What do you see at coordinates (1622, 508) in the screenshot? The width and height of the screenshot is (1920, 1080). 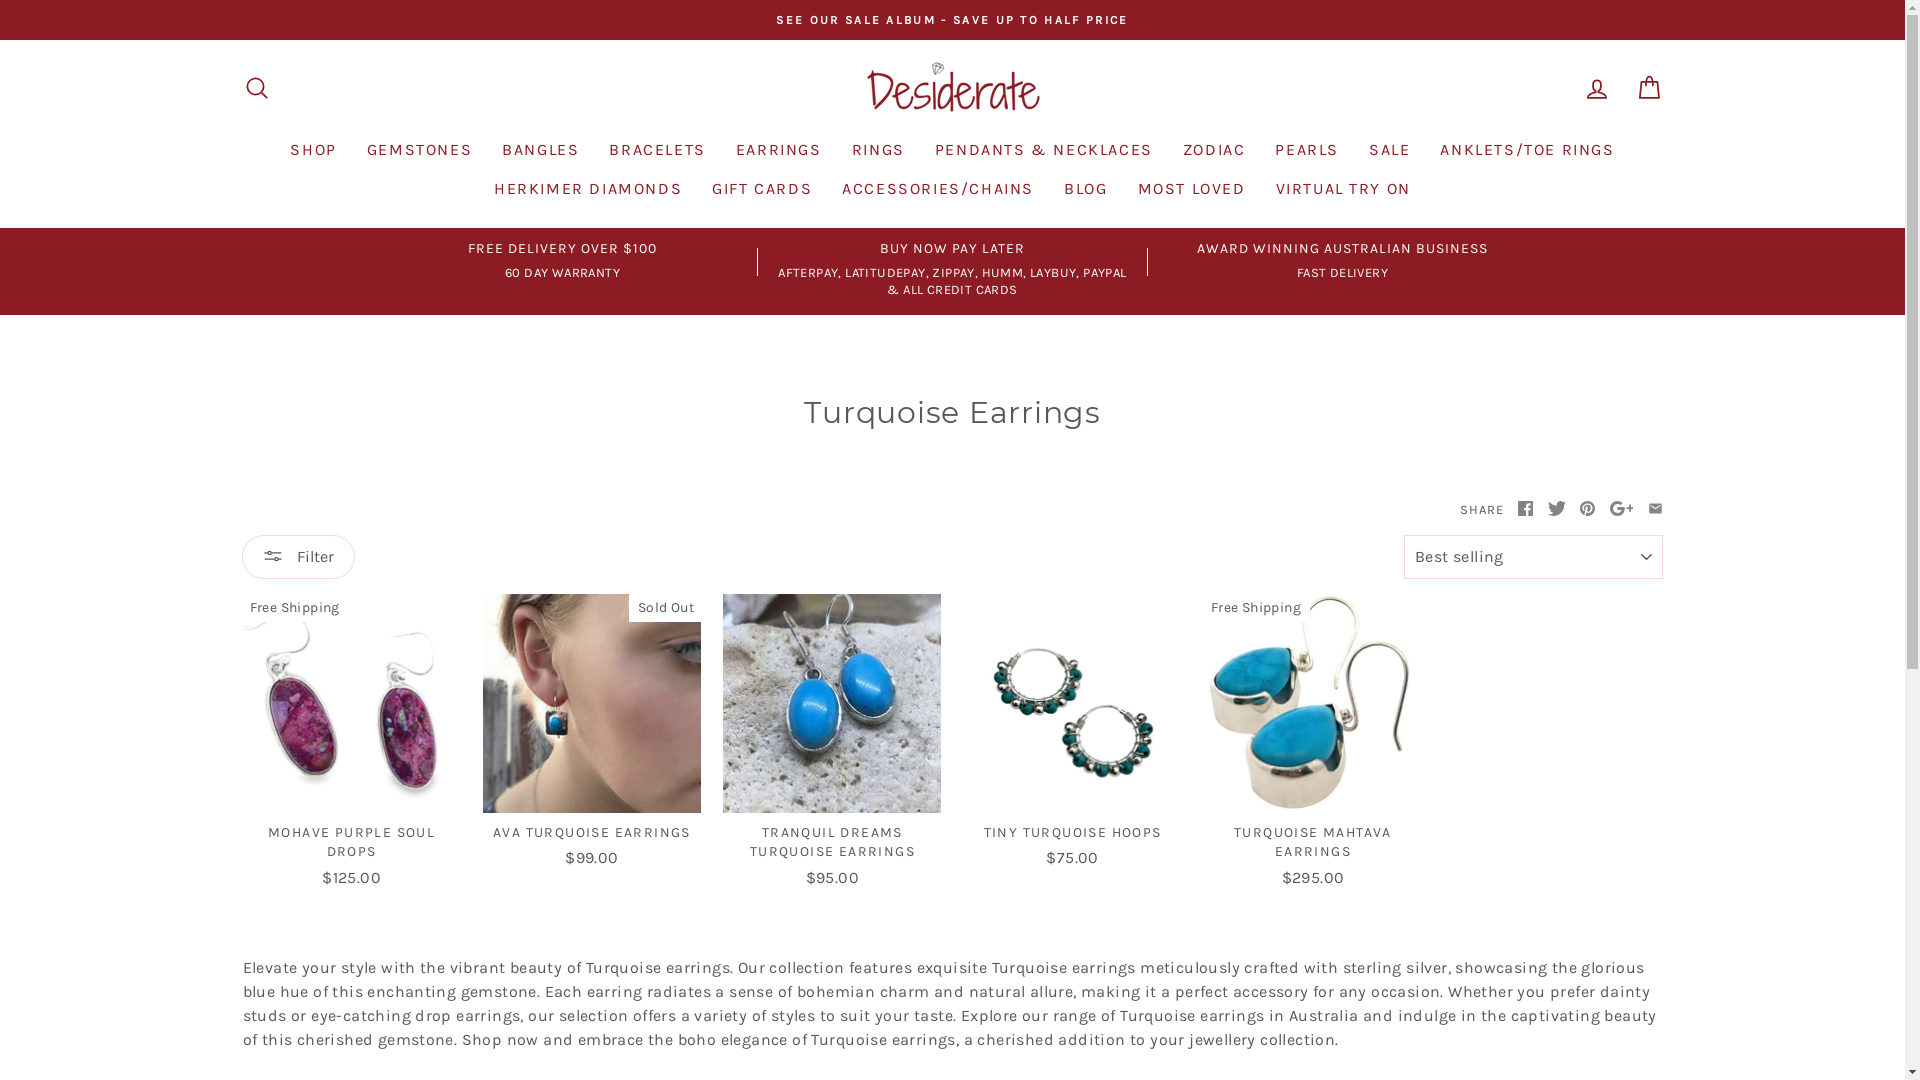 I see `'GooglePlus'` at bounding box center [1622, 508].